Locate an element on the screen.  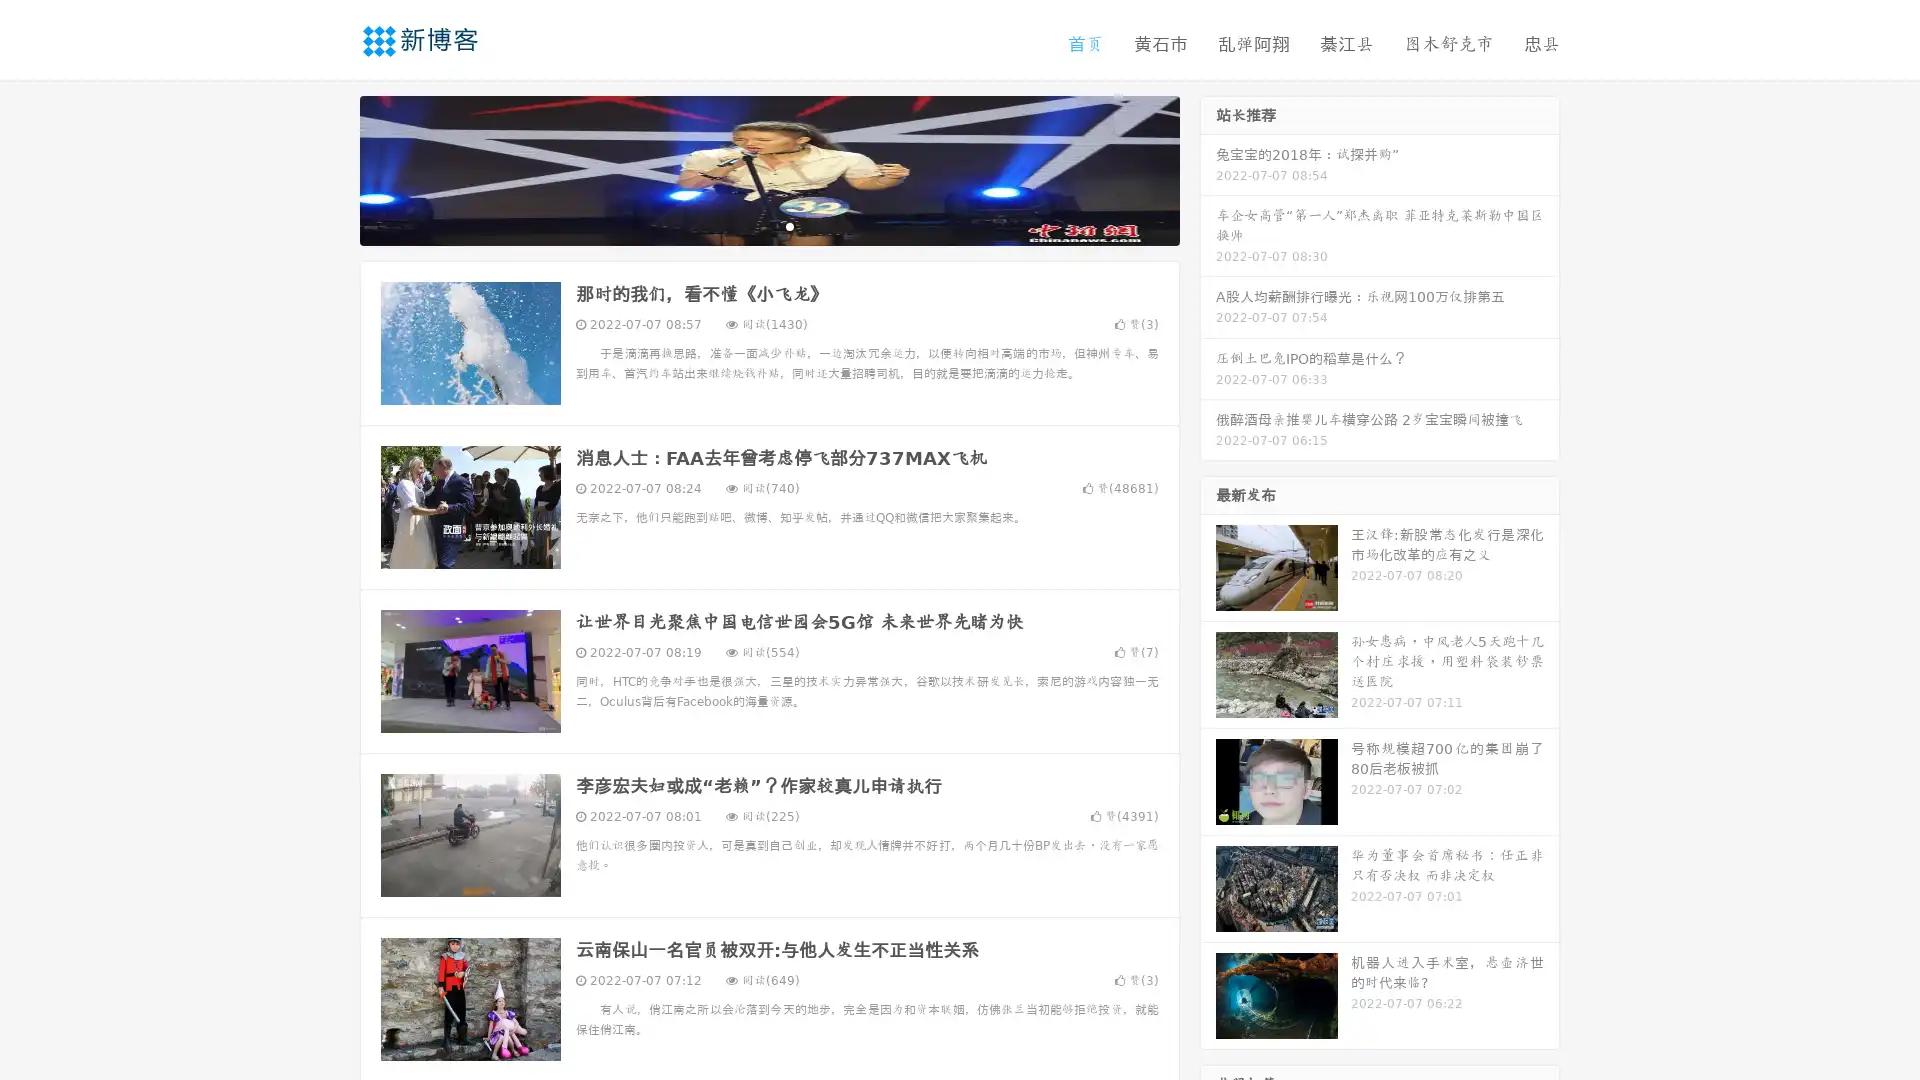
Previous slide is located at coordinates (330, 168).